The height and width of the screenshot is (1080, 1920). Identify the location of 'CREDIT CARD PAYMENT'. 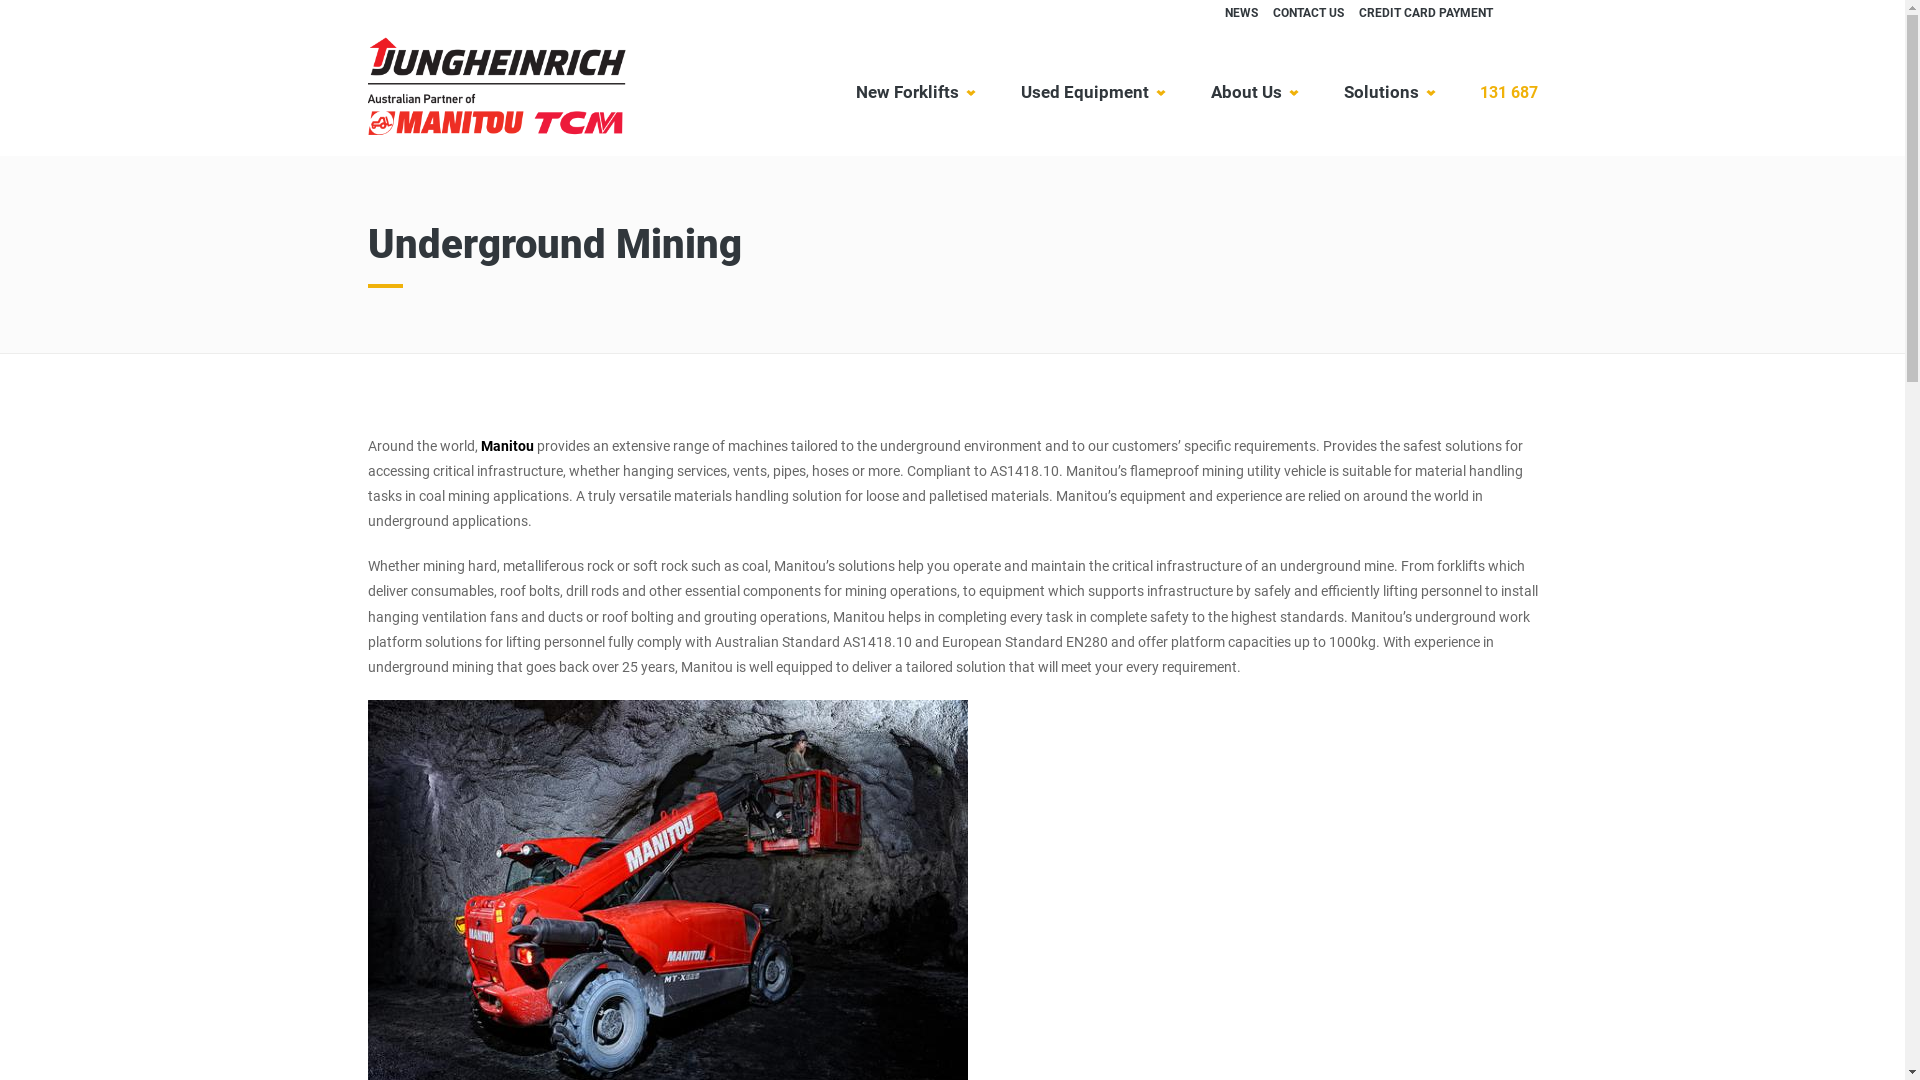
(1424, 12).